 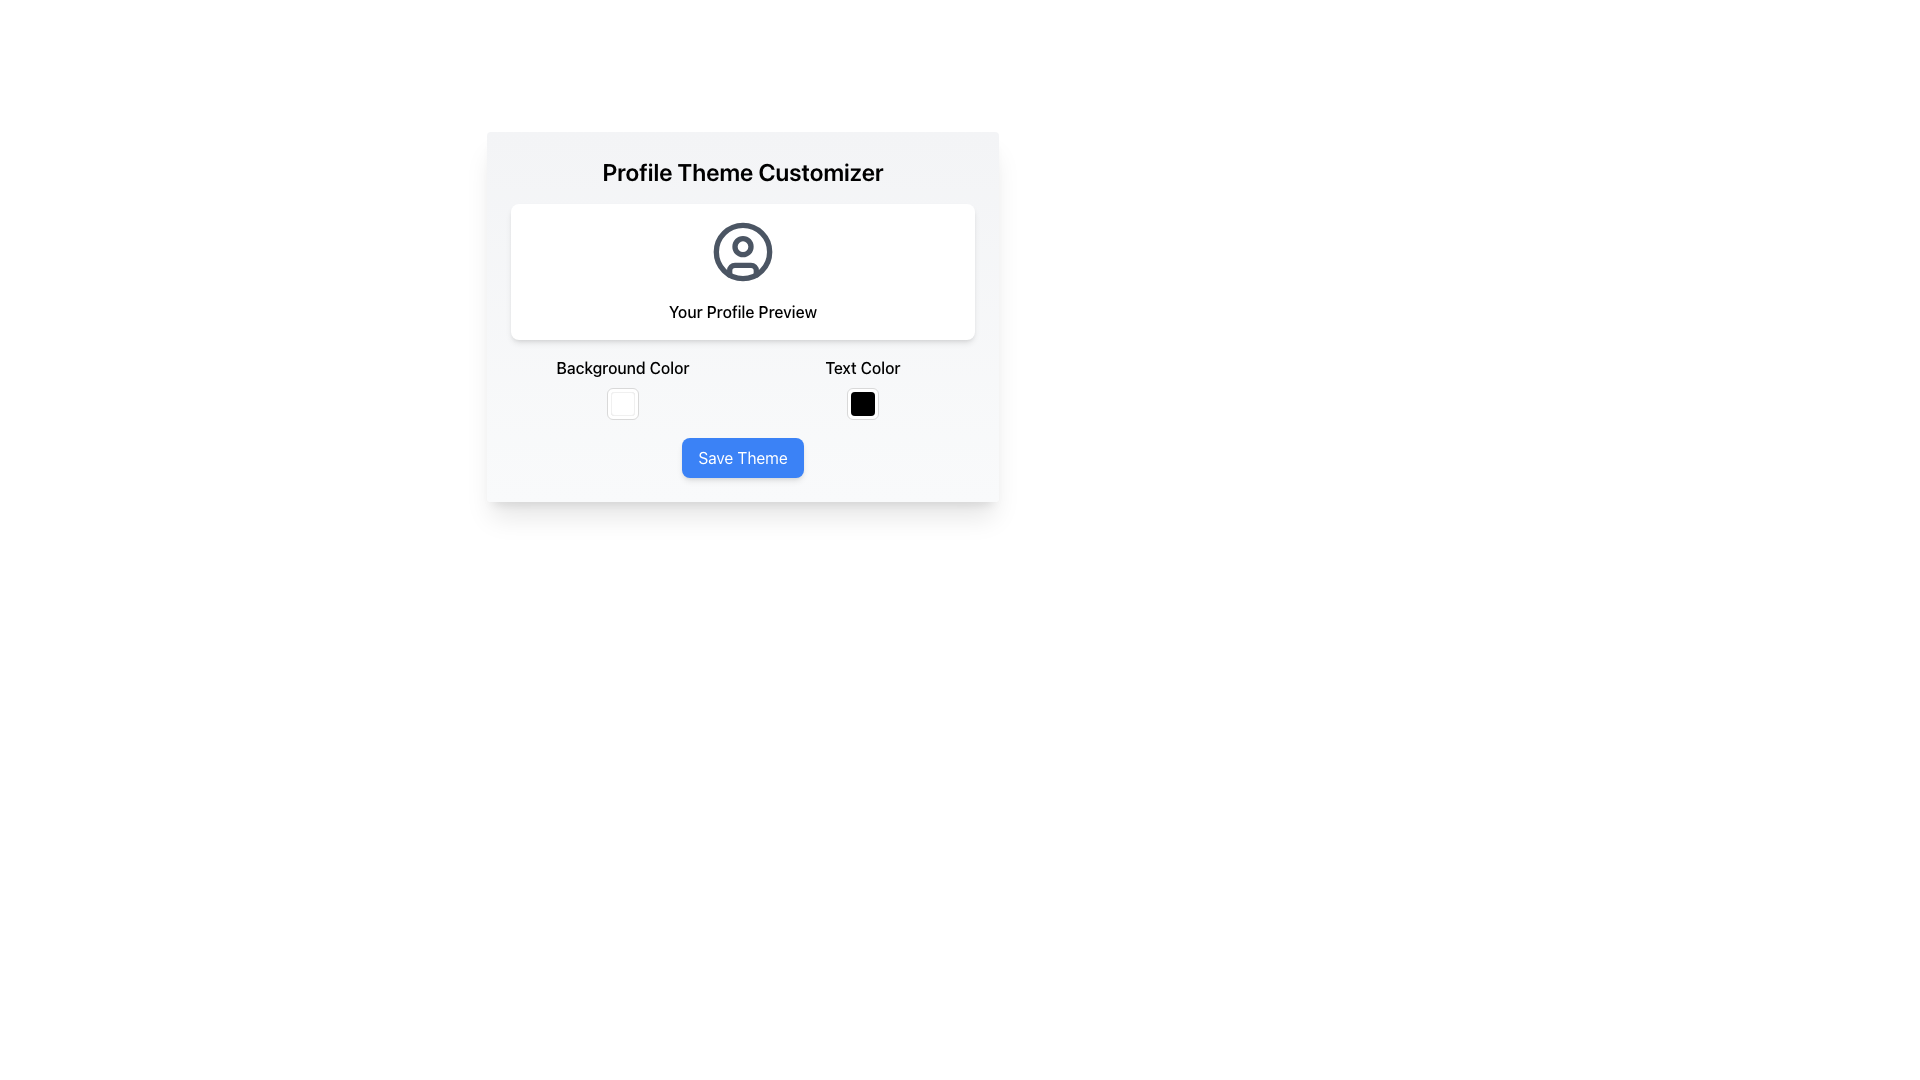 I want to click on the color-picker trigger button located in the 'Background Color' section of the 'Profile Theme Customizer' panel, so click(x=622, y=404).